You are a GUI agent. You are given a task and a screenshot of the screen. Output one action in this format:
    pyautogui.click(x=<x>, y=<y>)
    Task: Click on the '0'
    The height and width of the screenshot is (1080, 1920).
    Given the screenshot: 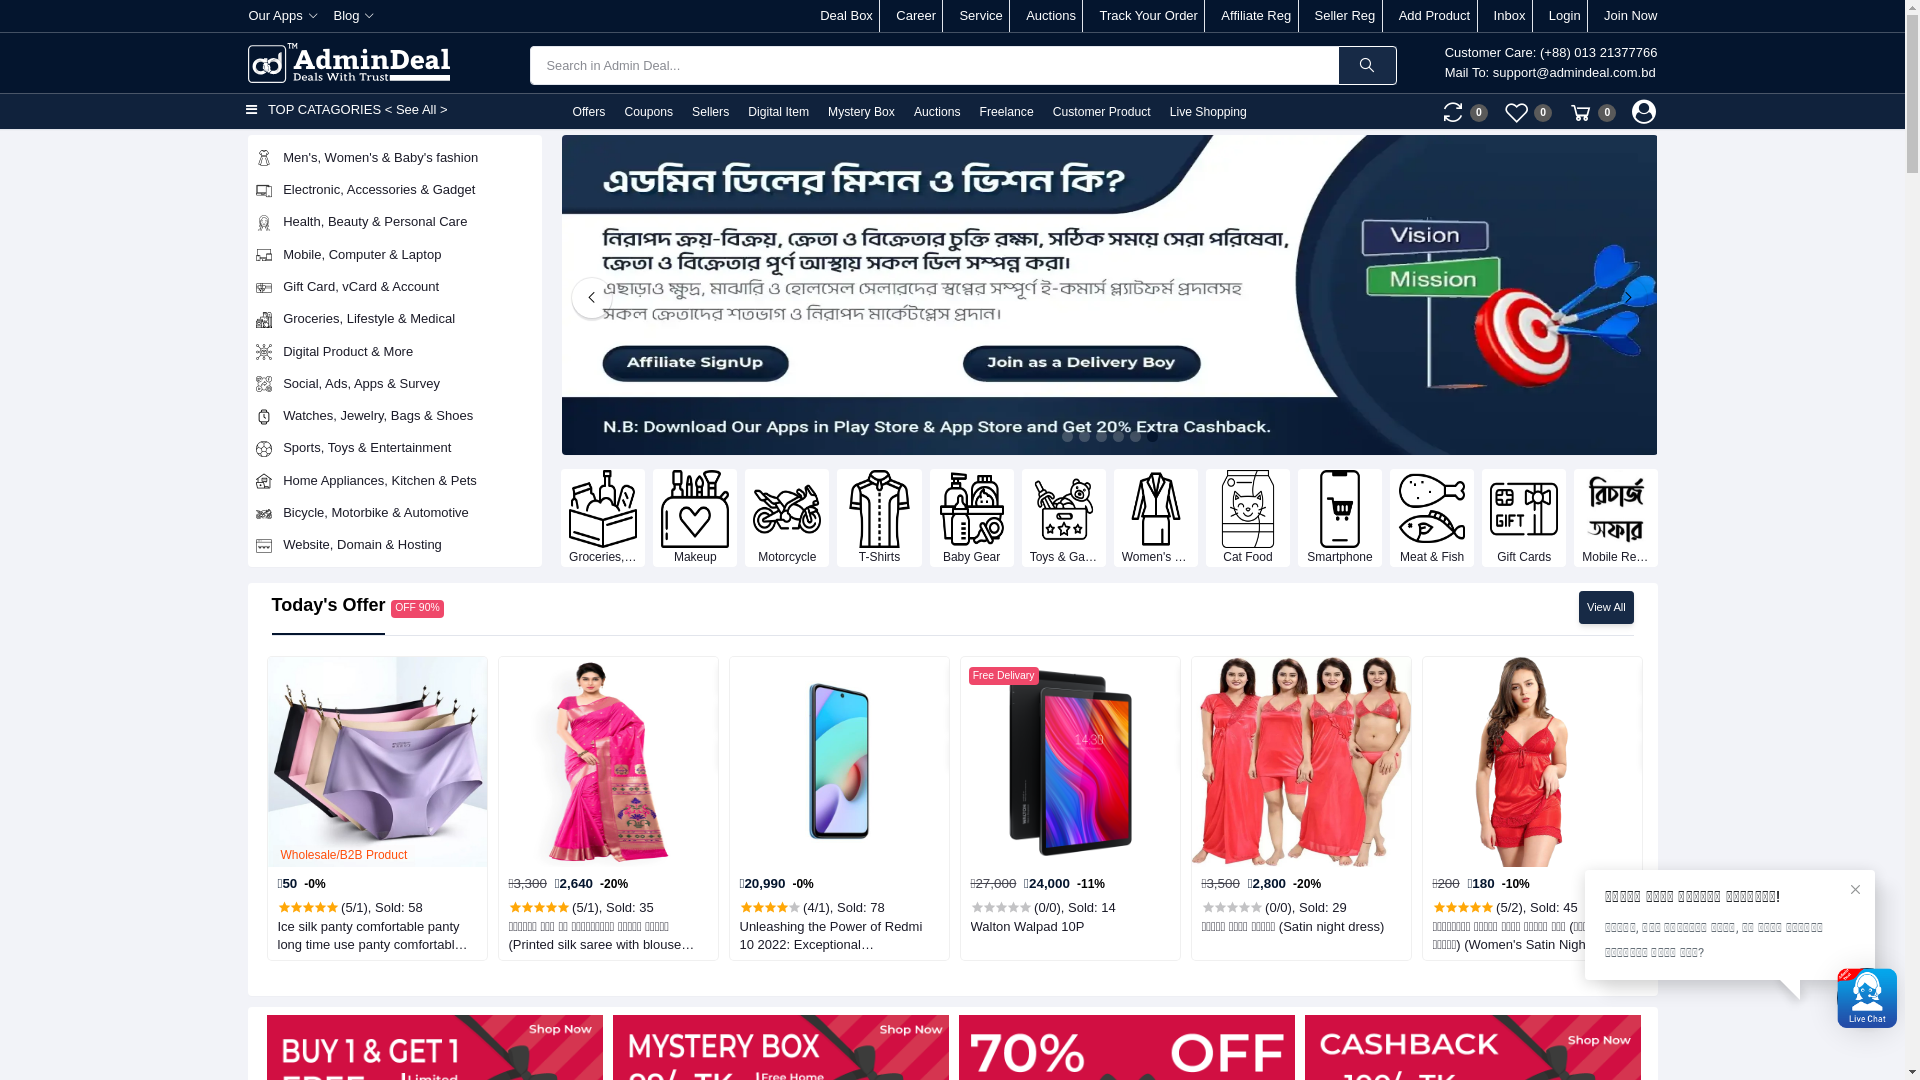 What is the action you would take?
    pyautogui.click(x=1567, y=111)
    